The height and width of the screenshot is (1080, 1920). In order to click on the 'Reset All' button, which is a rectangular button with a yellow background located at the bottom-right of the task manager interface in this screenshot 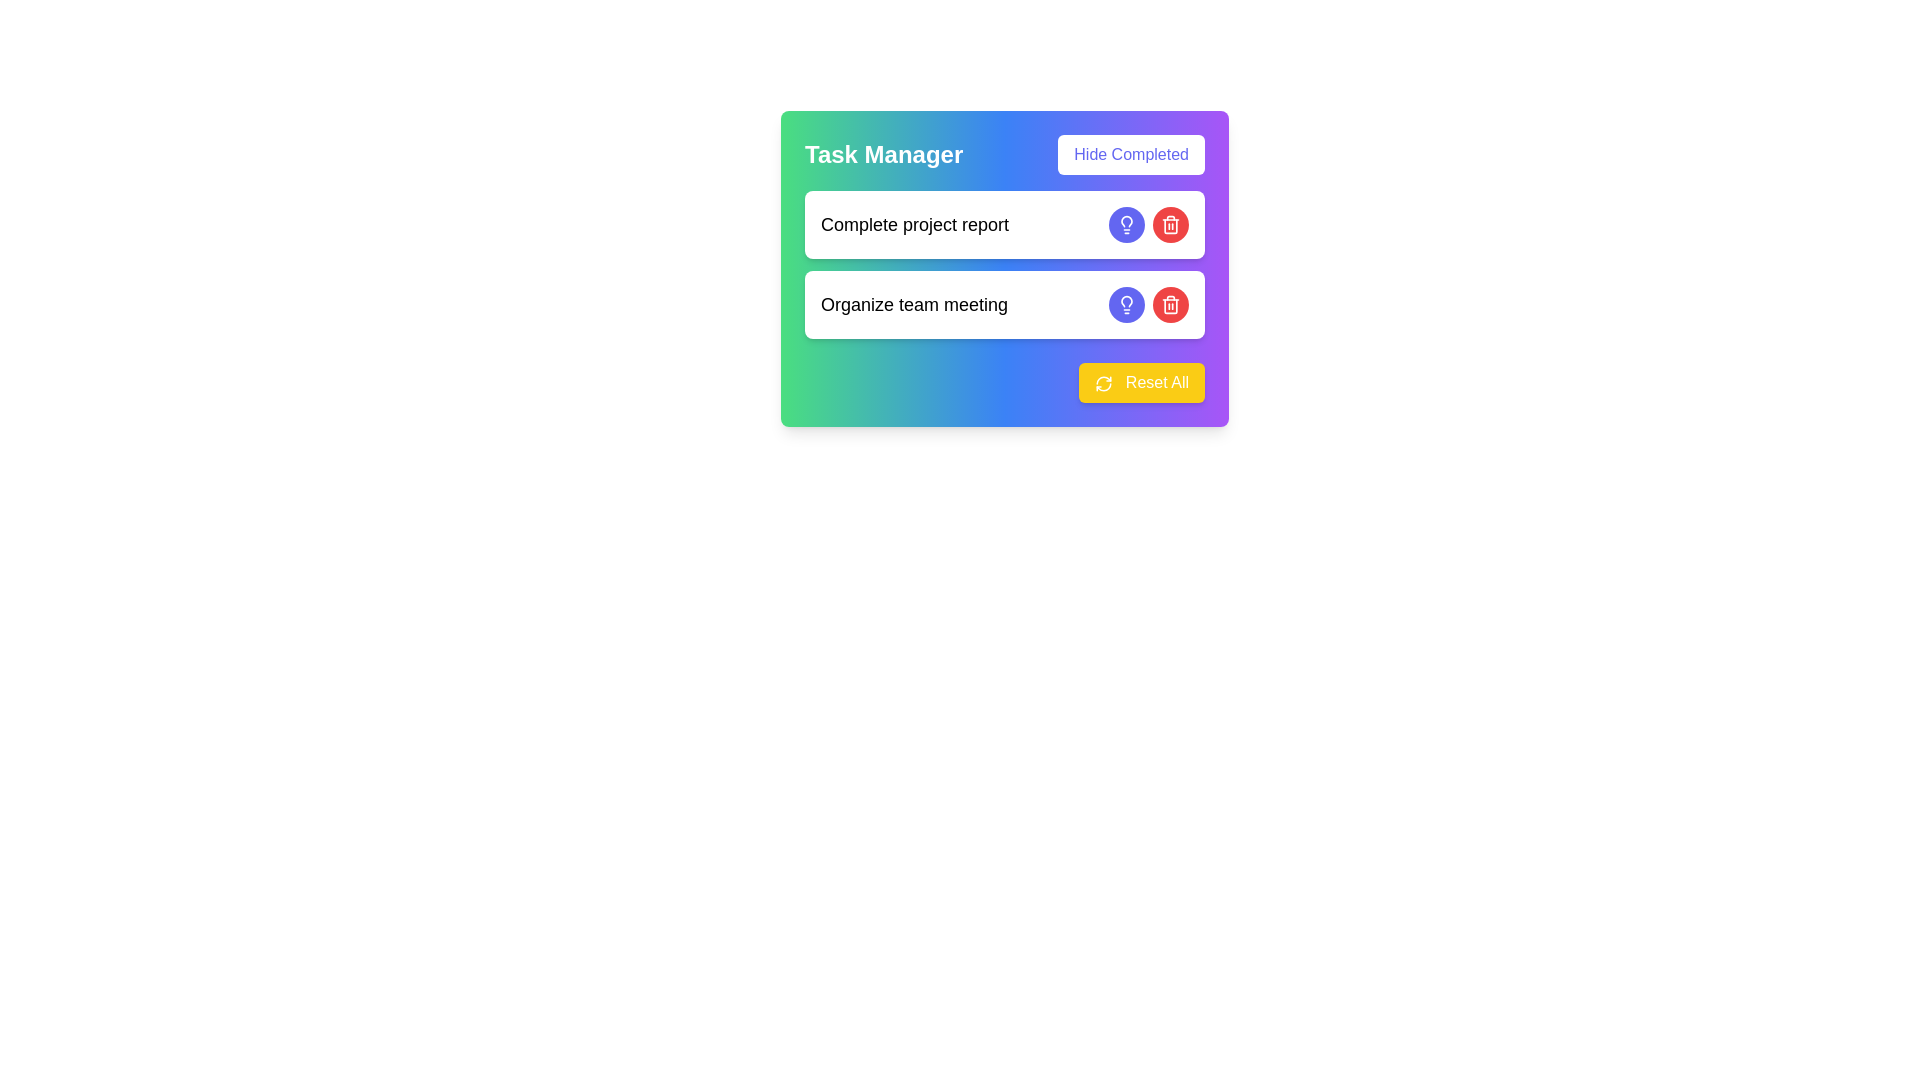, I will do `click(1142, 382)`.